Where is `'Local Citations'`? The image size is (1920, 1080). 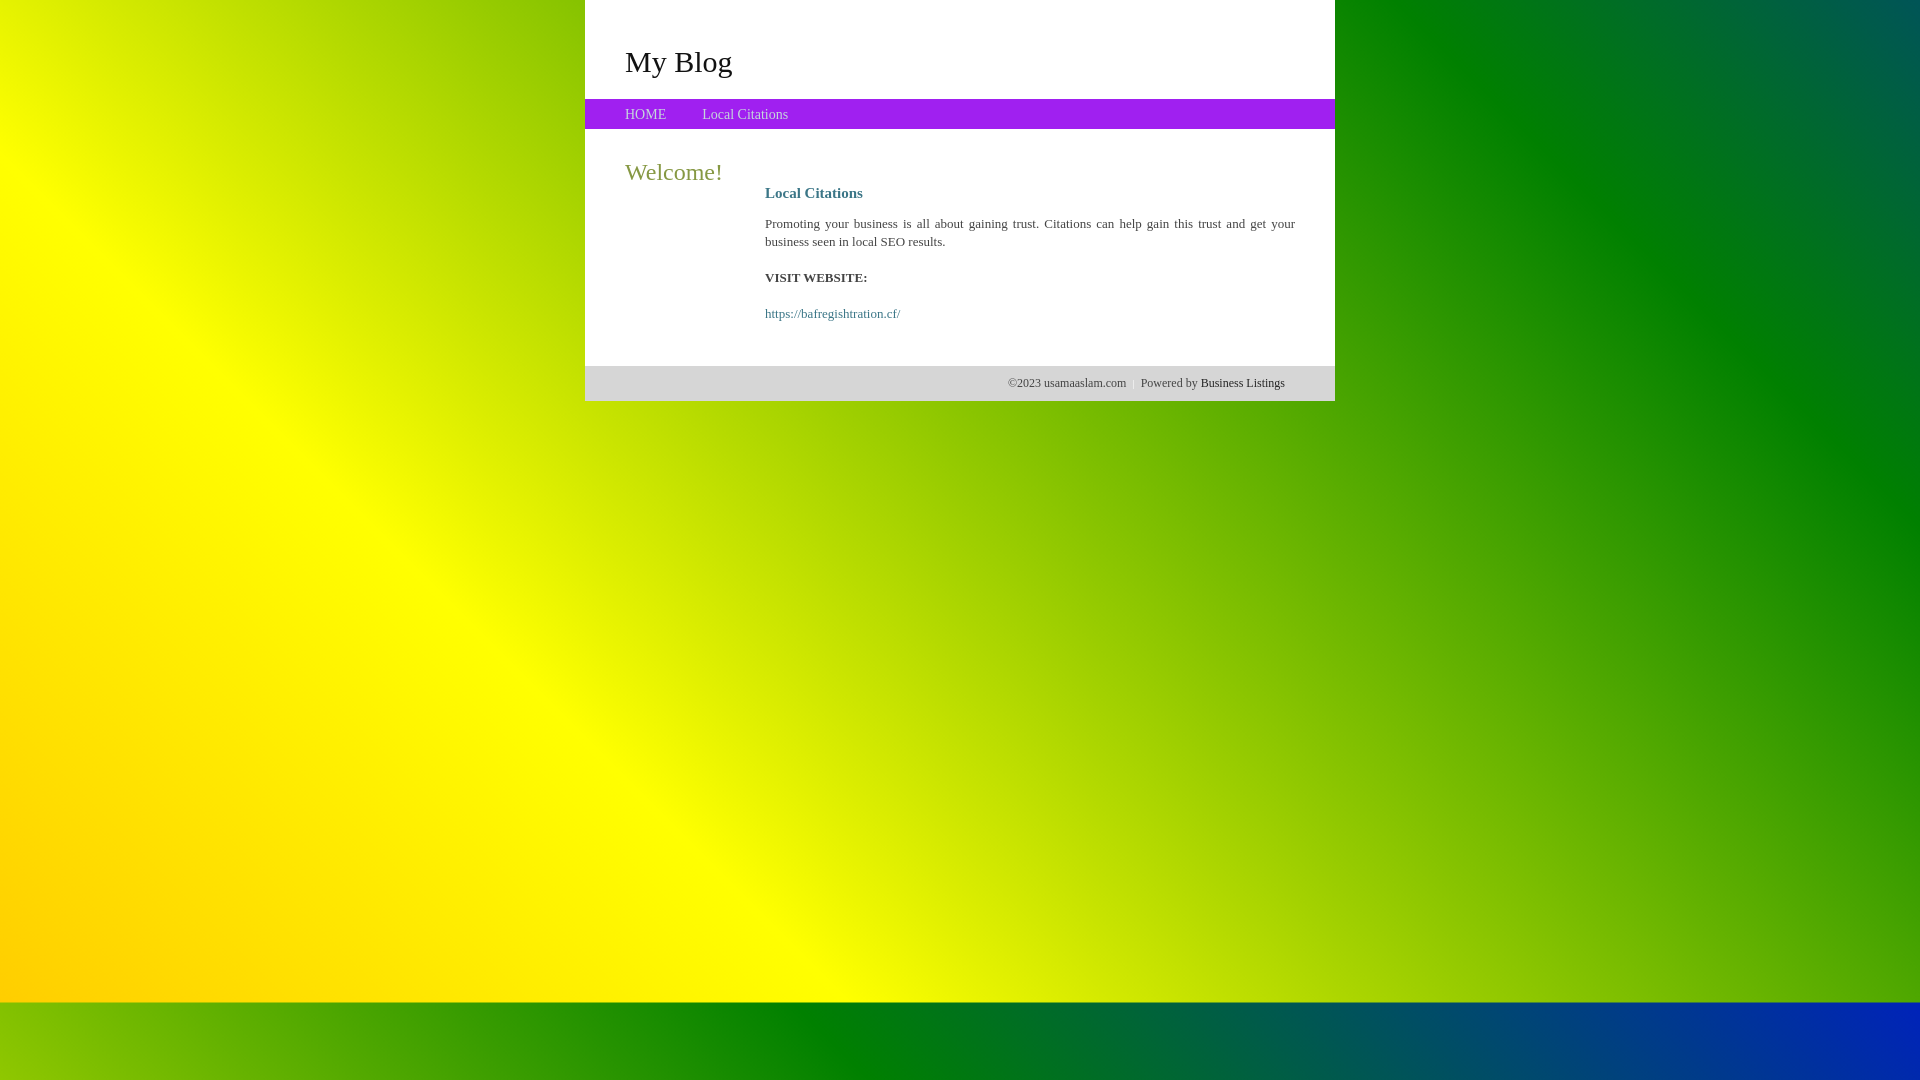
'Local Citations' is located at coordinates (743, 114).